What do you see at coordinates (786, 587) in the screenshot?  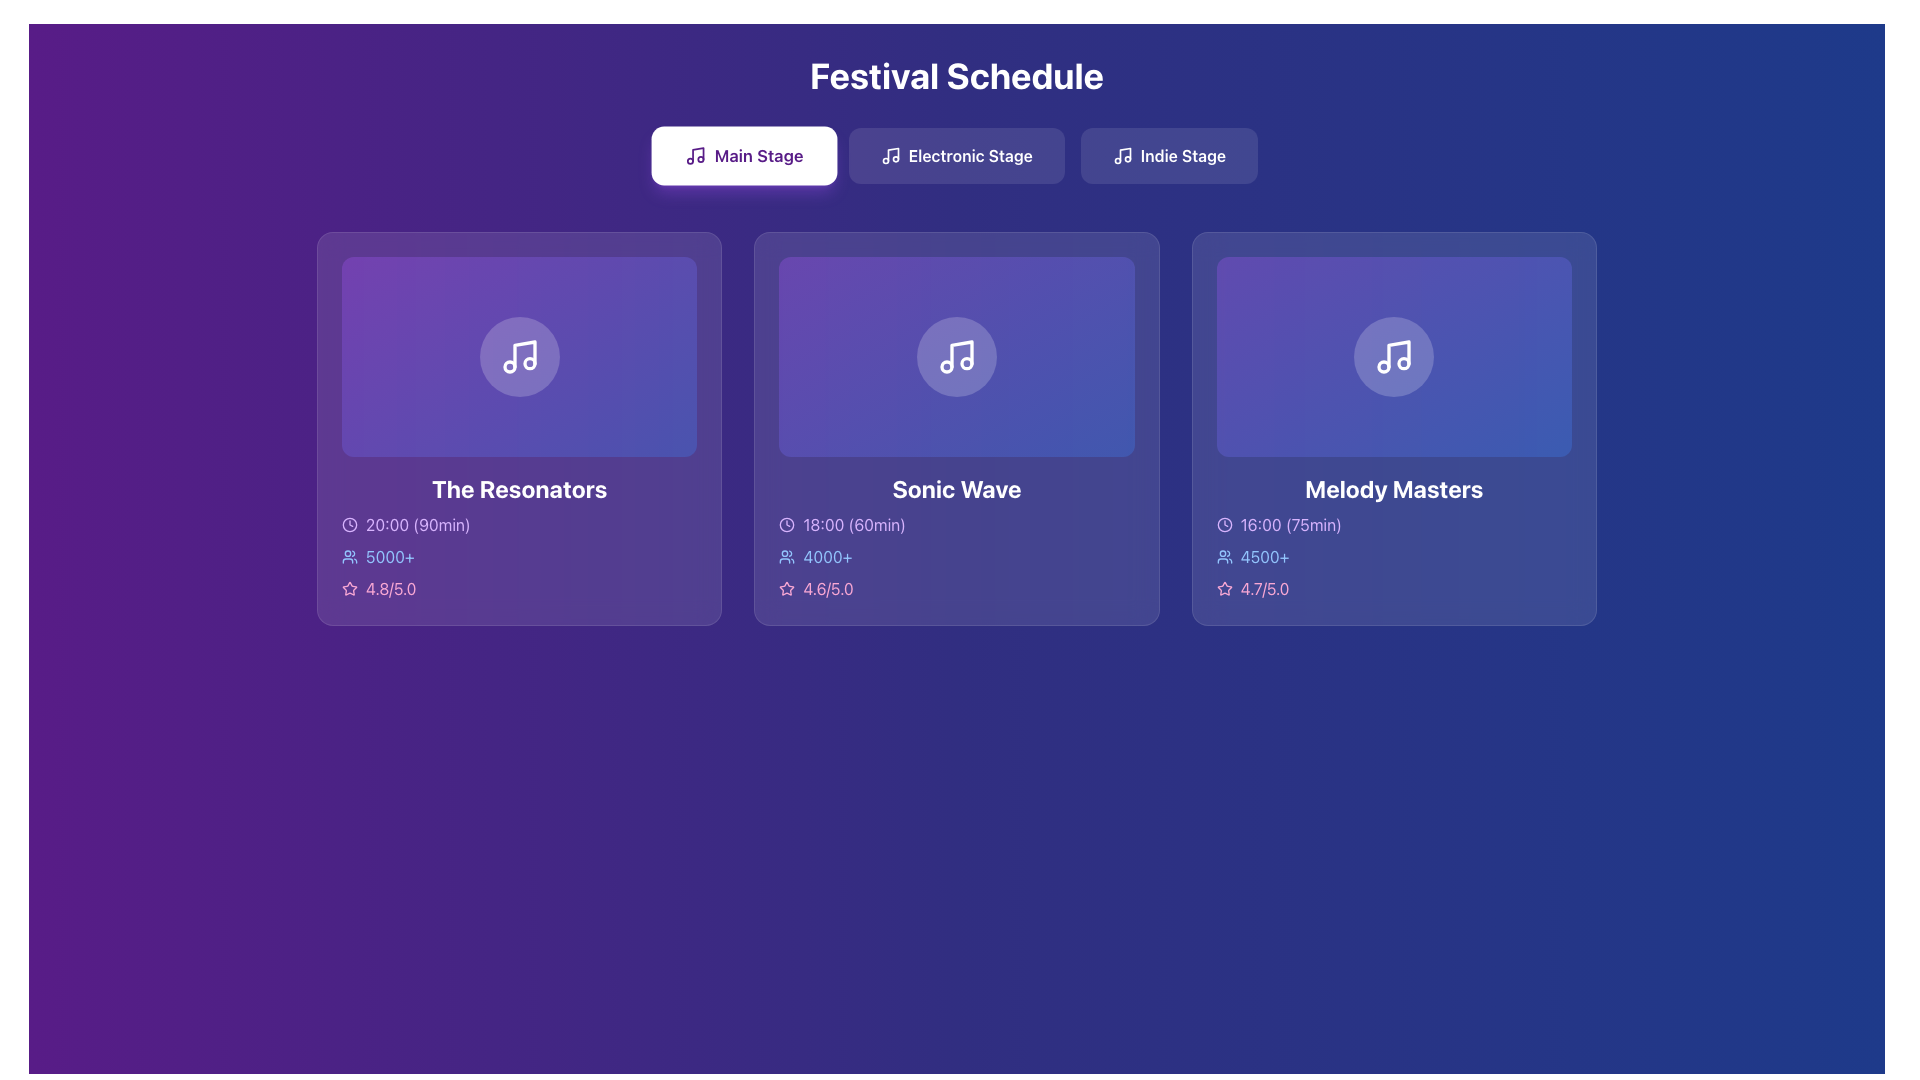 I see `the star icon with a thin outline styled in pink, located next to the rating '4.6/5.0' within the 'Sonic Wave' card in the middle section of the interface` at bounding box center [786, 587].